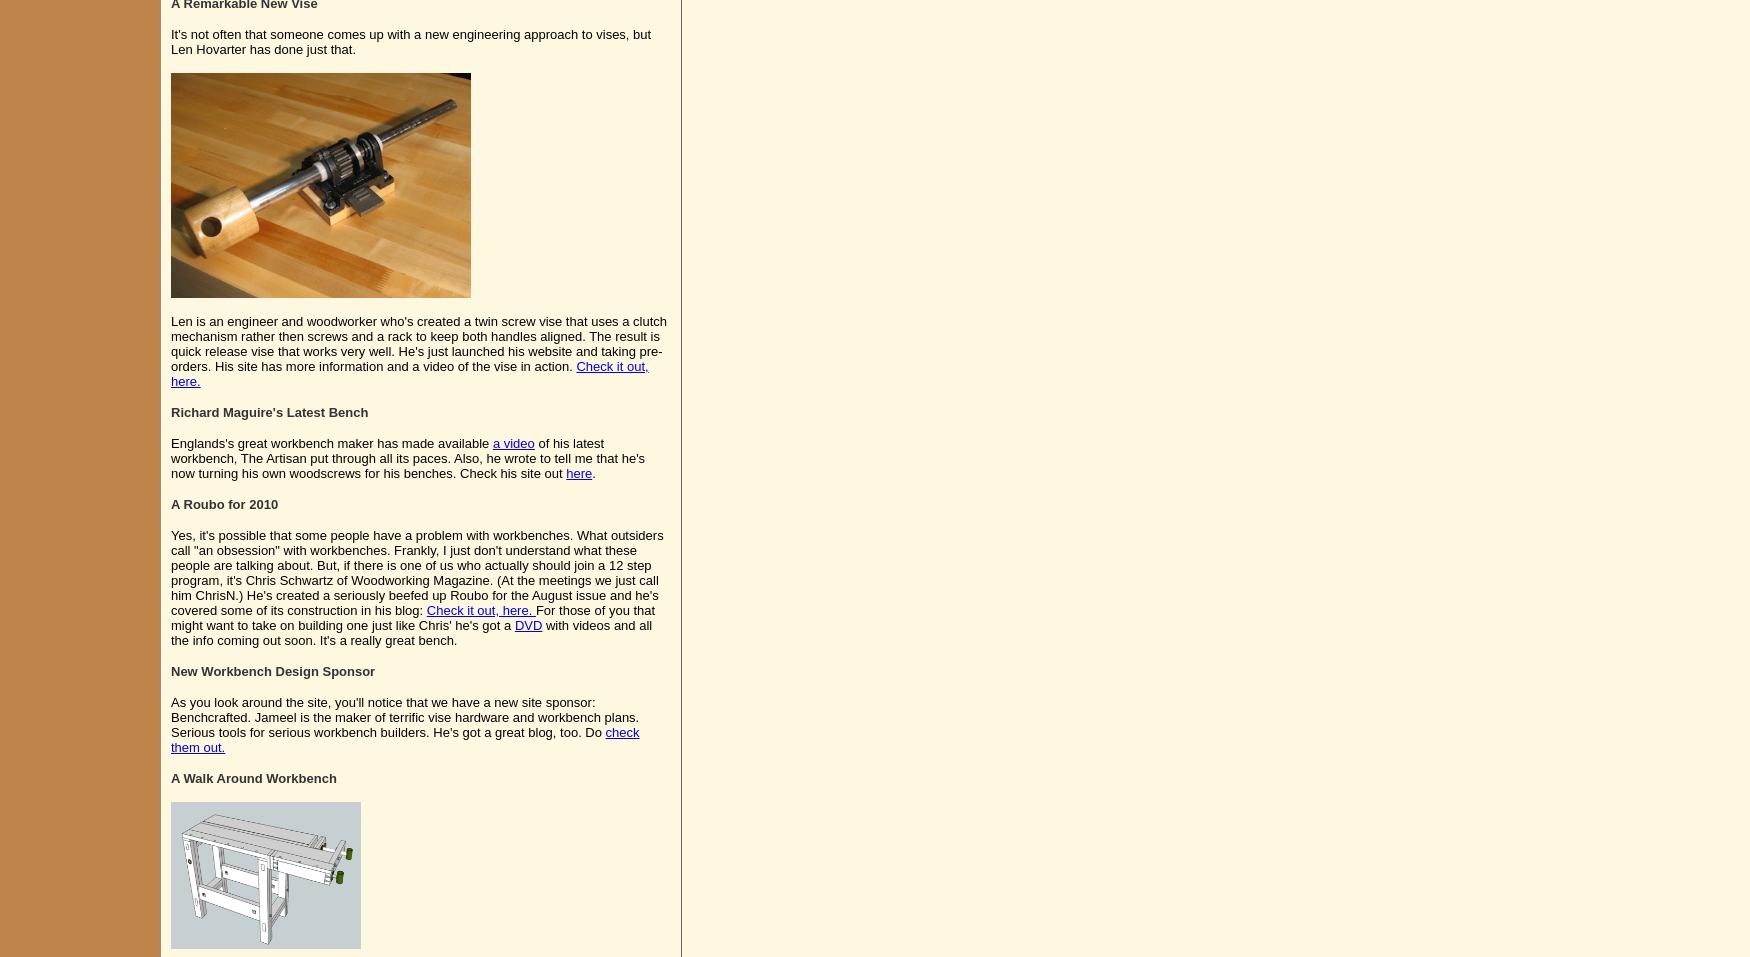 This screenshot has height=957, width=1750. I want to click on 'A Walk Around Workbench', so click(252, 777).